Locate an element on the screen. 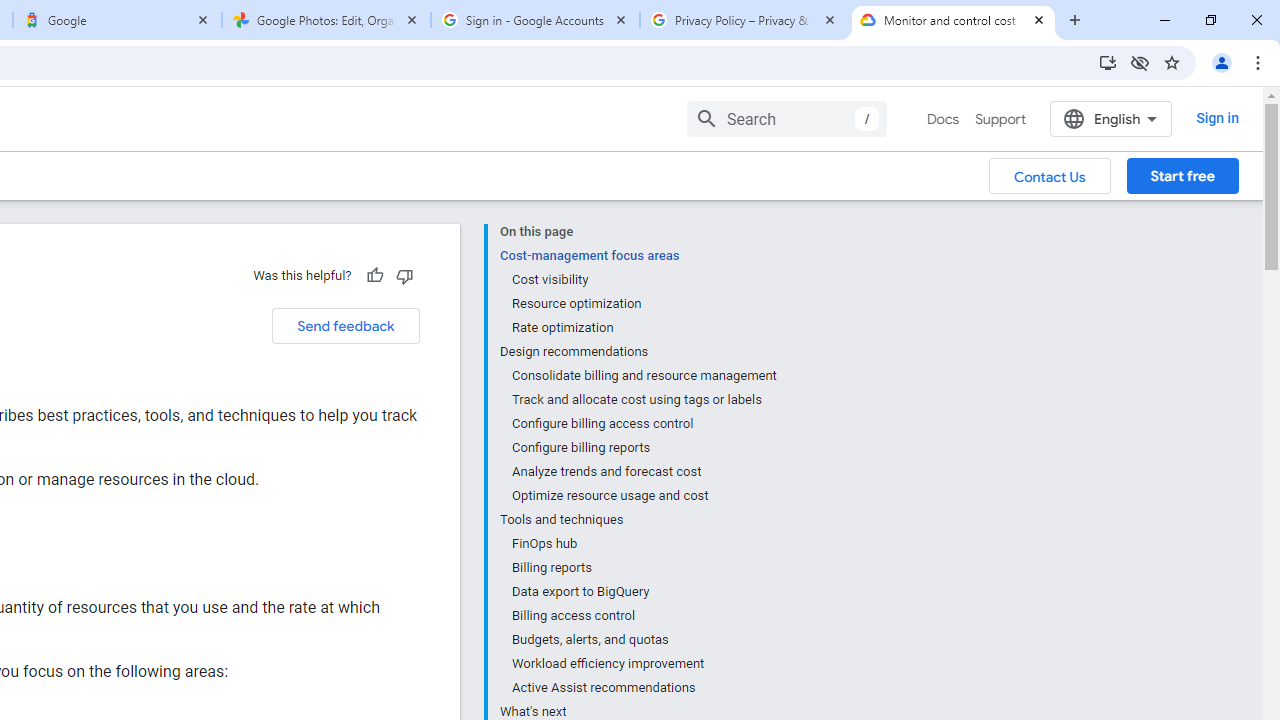 The image size is (1280, 720). 'Budgets, alerts, and quotas' is located at coordinates (643, 640).